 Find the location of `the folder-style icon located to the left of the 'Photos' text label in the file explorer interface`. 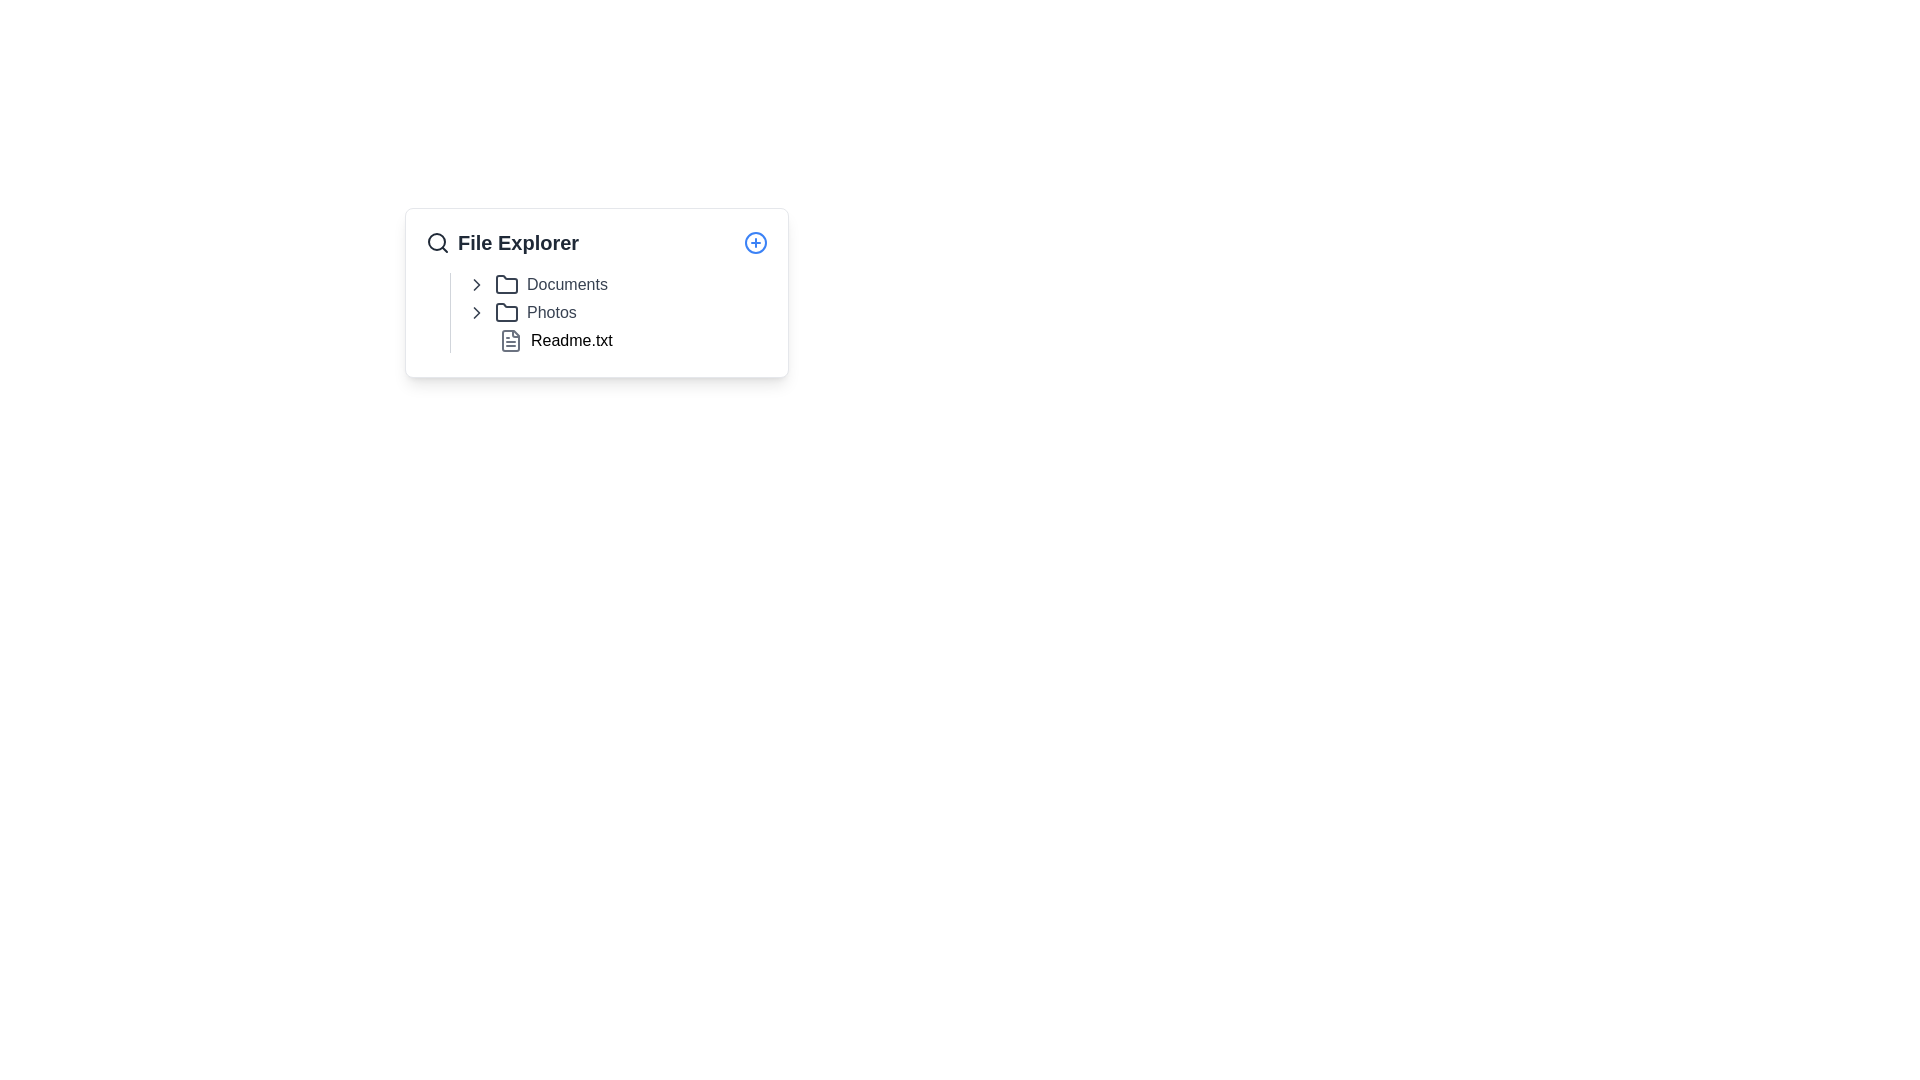

the folder-style icon located to the left of the 'Photos' text label in the file explorer interface is located at coordinates (507, 312).